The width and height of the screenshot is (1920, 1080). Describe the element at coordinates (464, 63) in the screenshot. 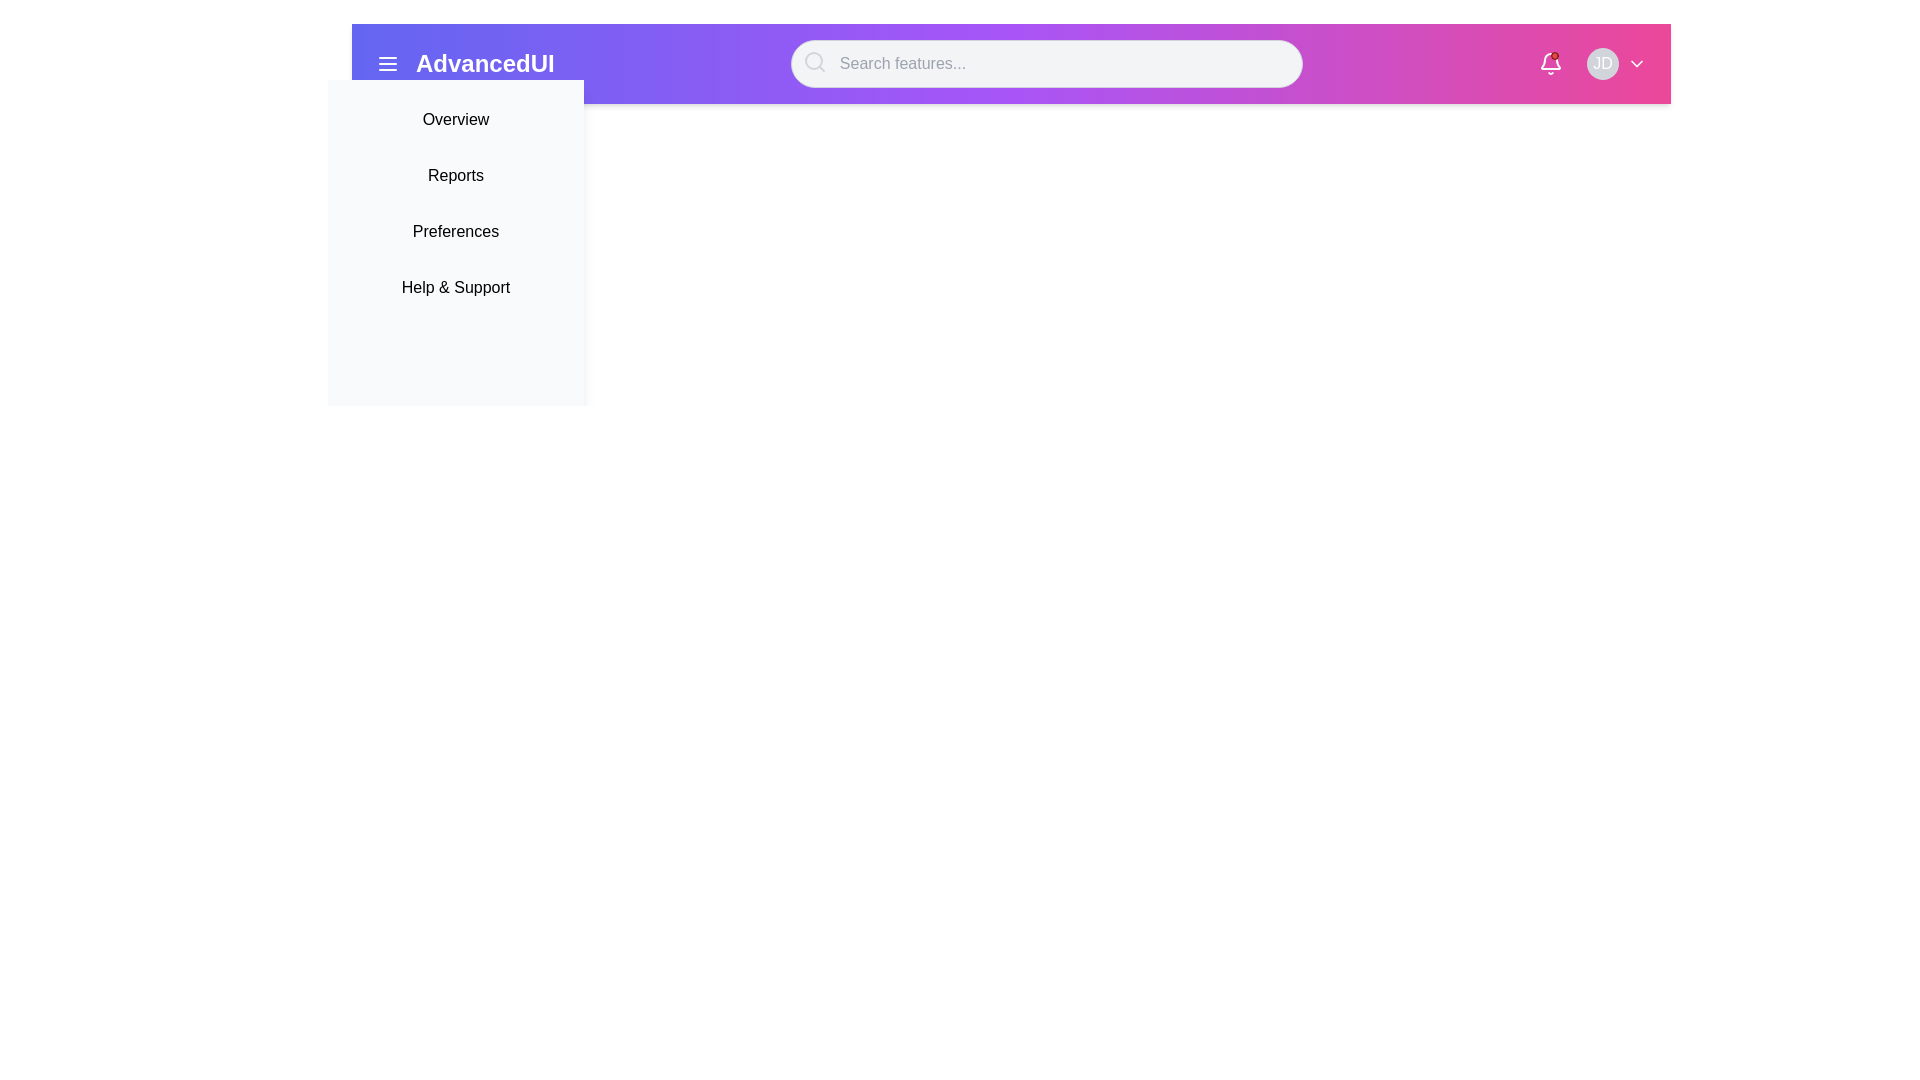

I see `the branding text label located near the left edge of the navigation bar, adjacent to the menu icon represented by three horizontal lines` at that location.